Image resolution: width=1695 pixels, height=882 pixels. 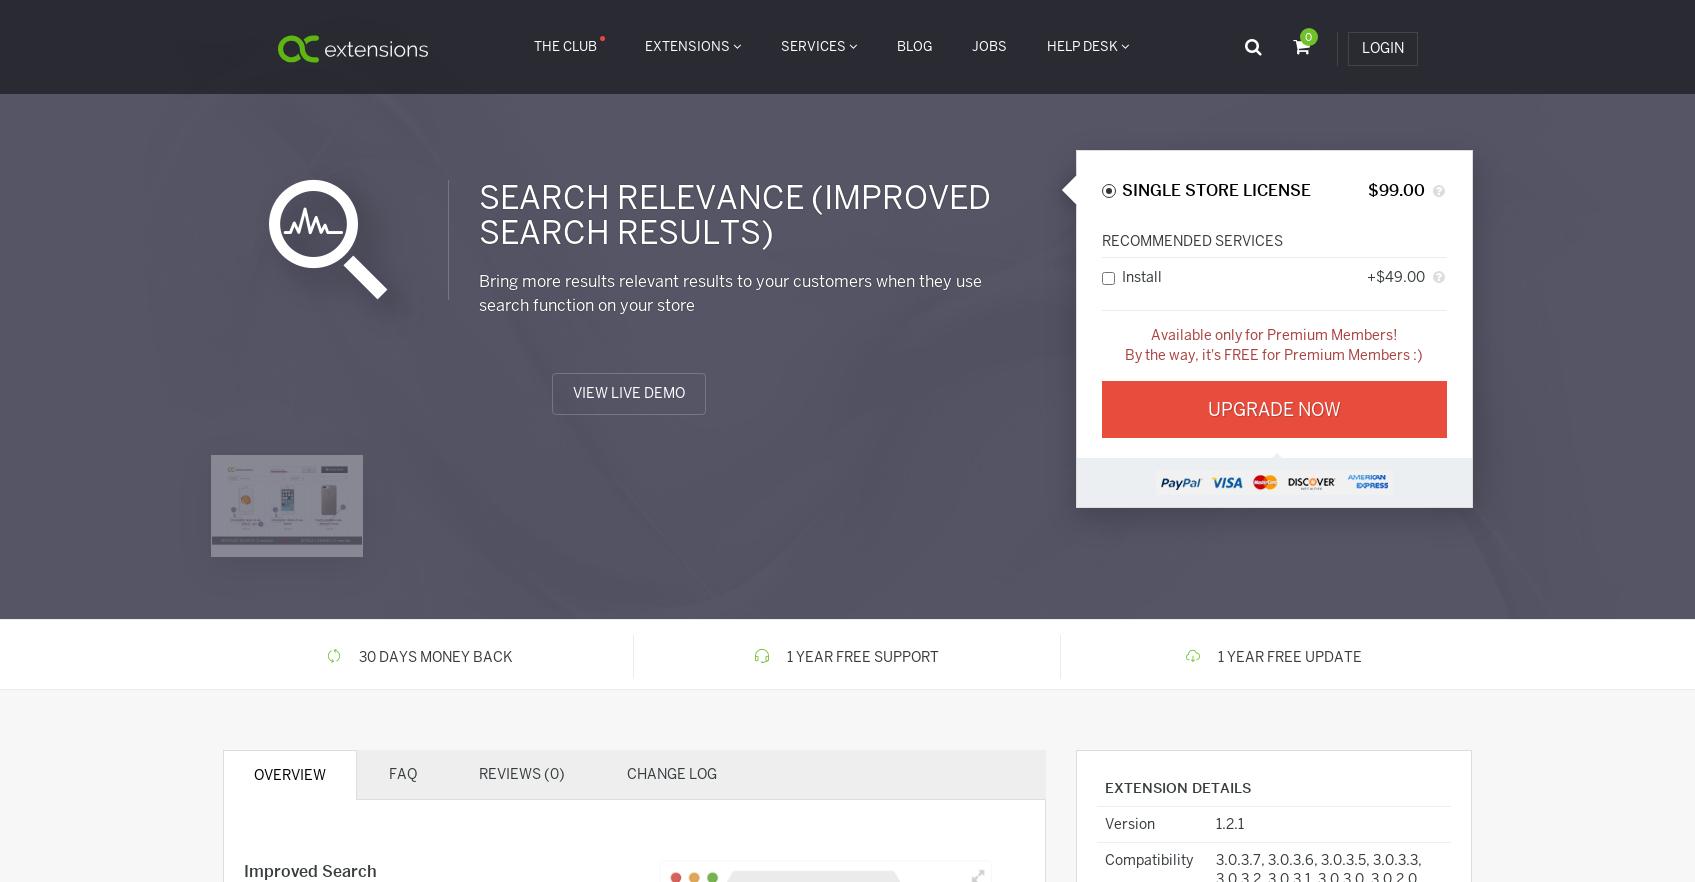 I want to click on 'View Live Demo', so click(x=628, y=393).